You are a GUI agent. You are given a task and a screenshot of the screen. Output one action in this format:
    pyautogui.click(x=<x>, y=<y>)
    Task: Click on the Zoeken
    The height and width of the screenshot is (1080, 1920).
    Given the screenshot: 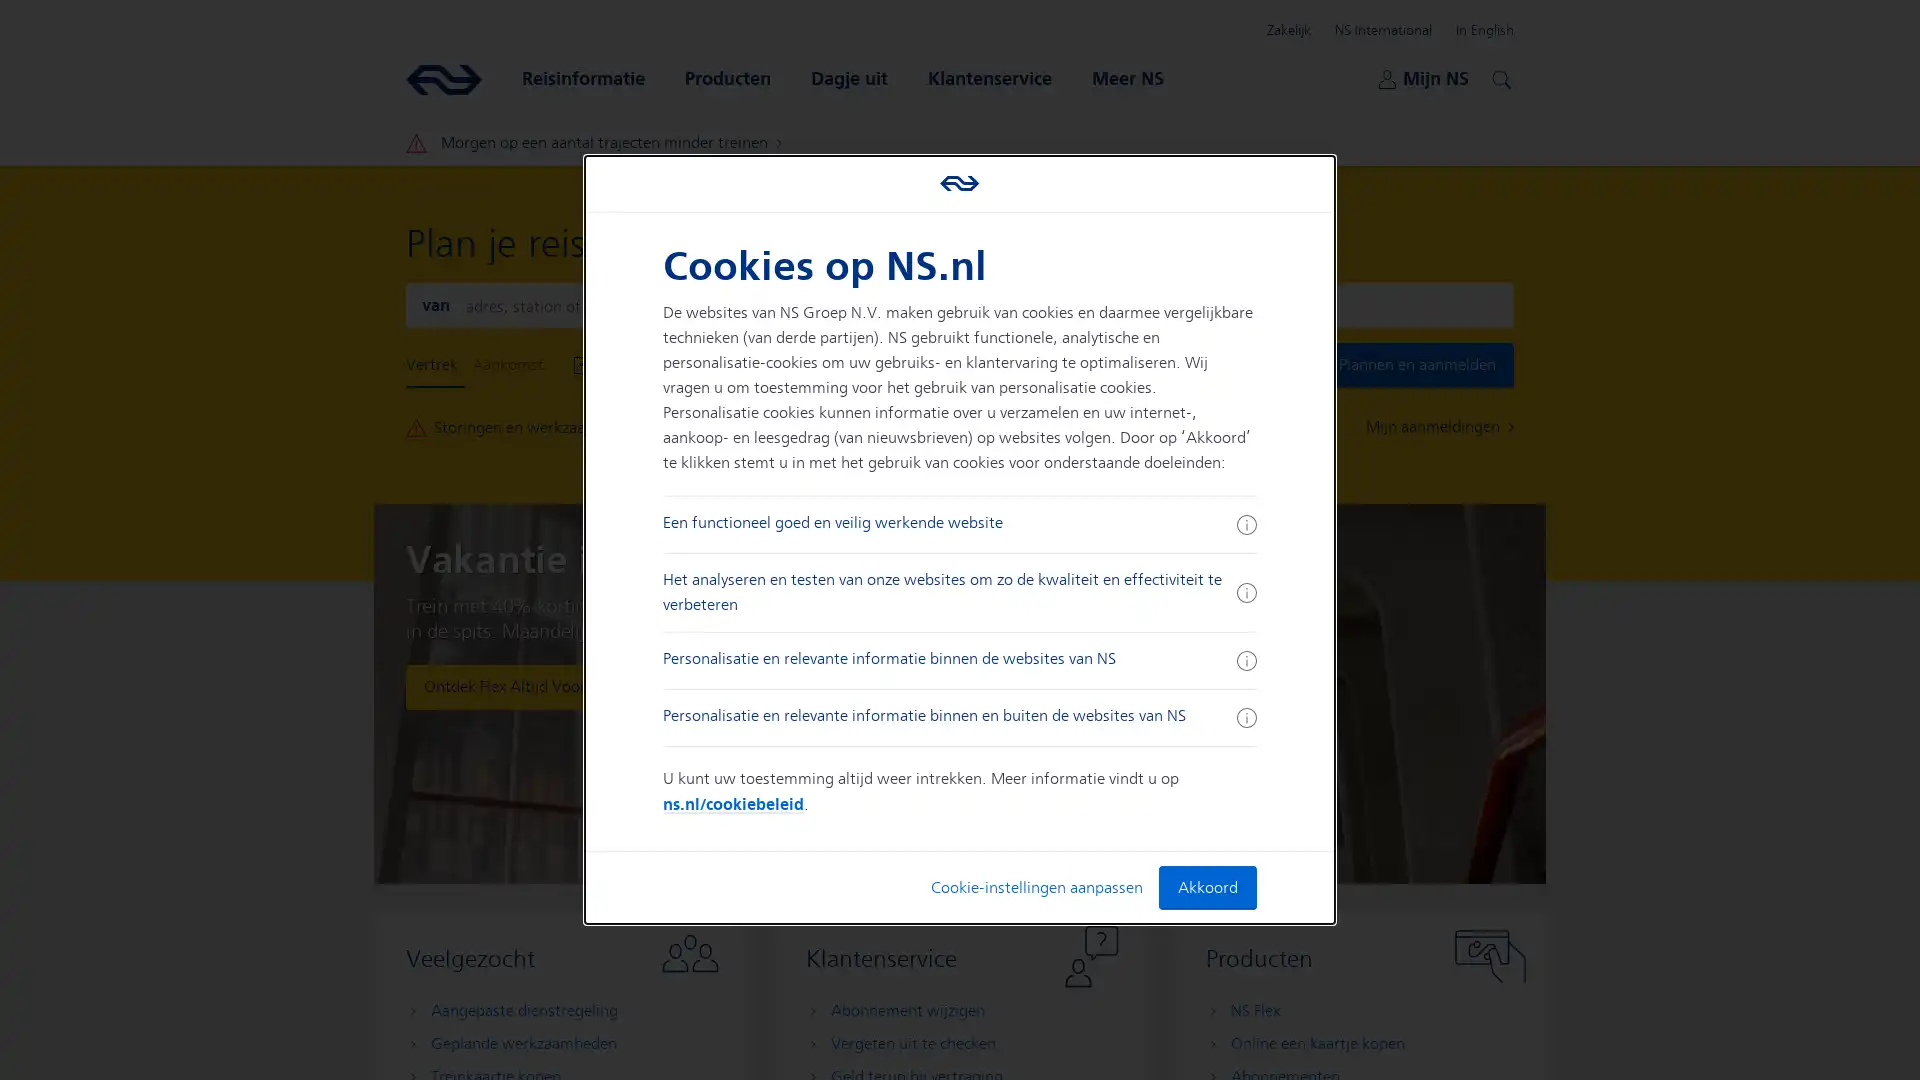 What is the action you would take?
    pyautogui.click(x=1498, y=76)
    